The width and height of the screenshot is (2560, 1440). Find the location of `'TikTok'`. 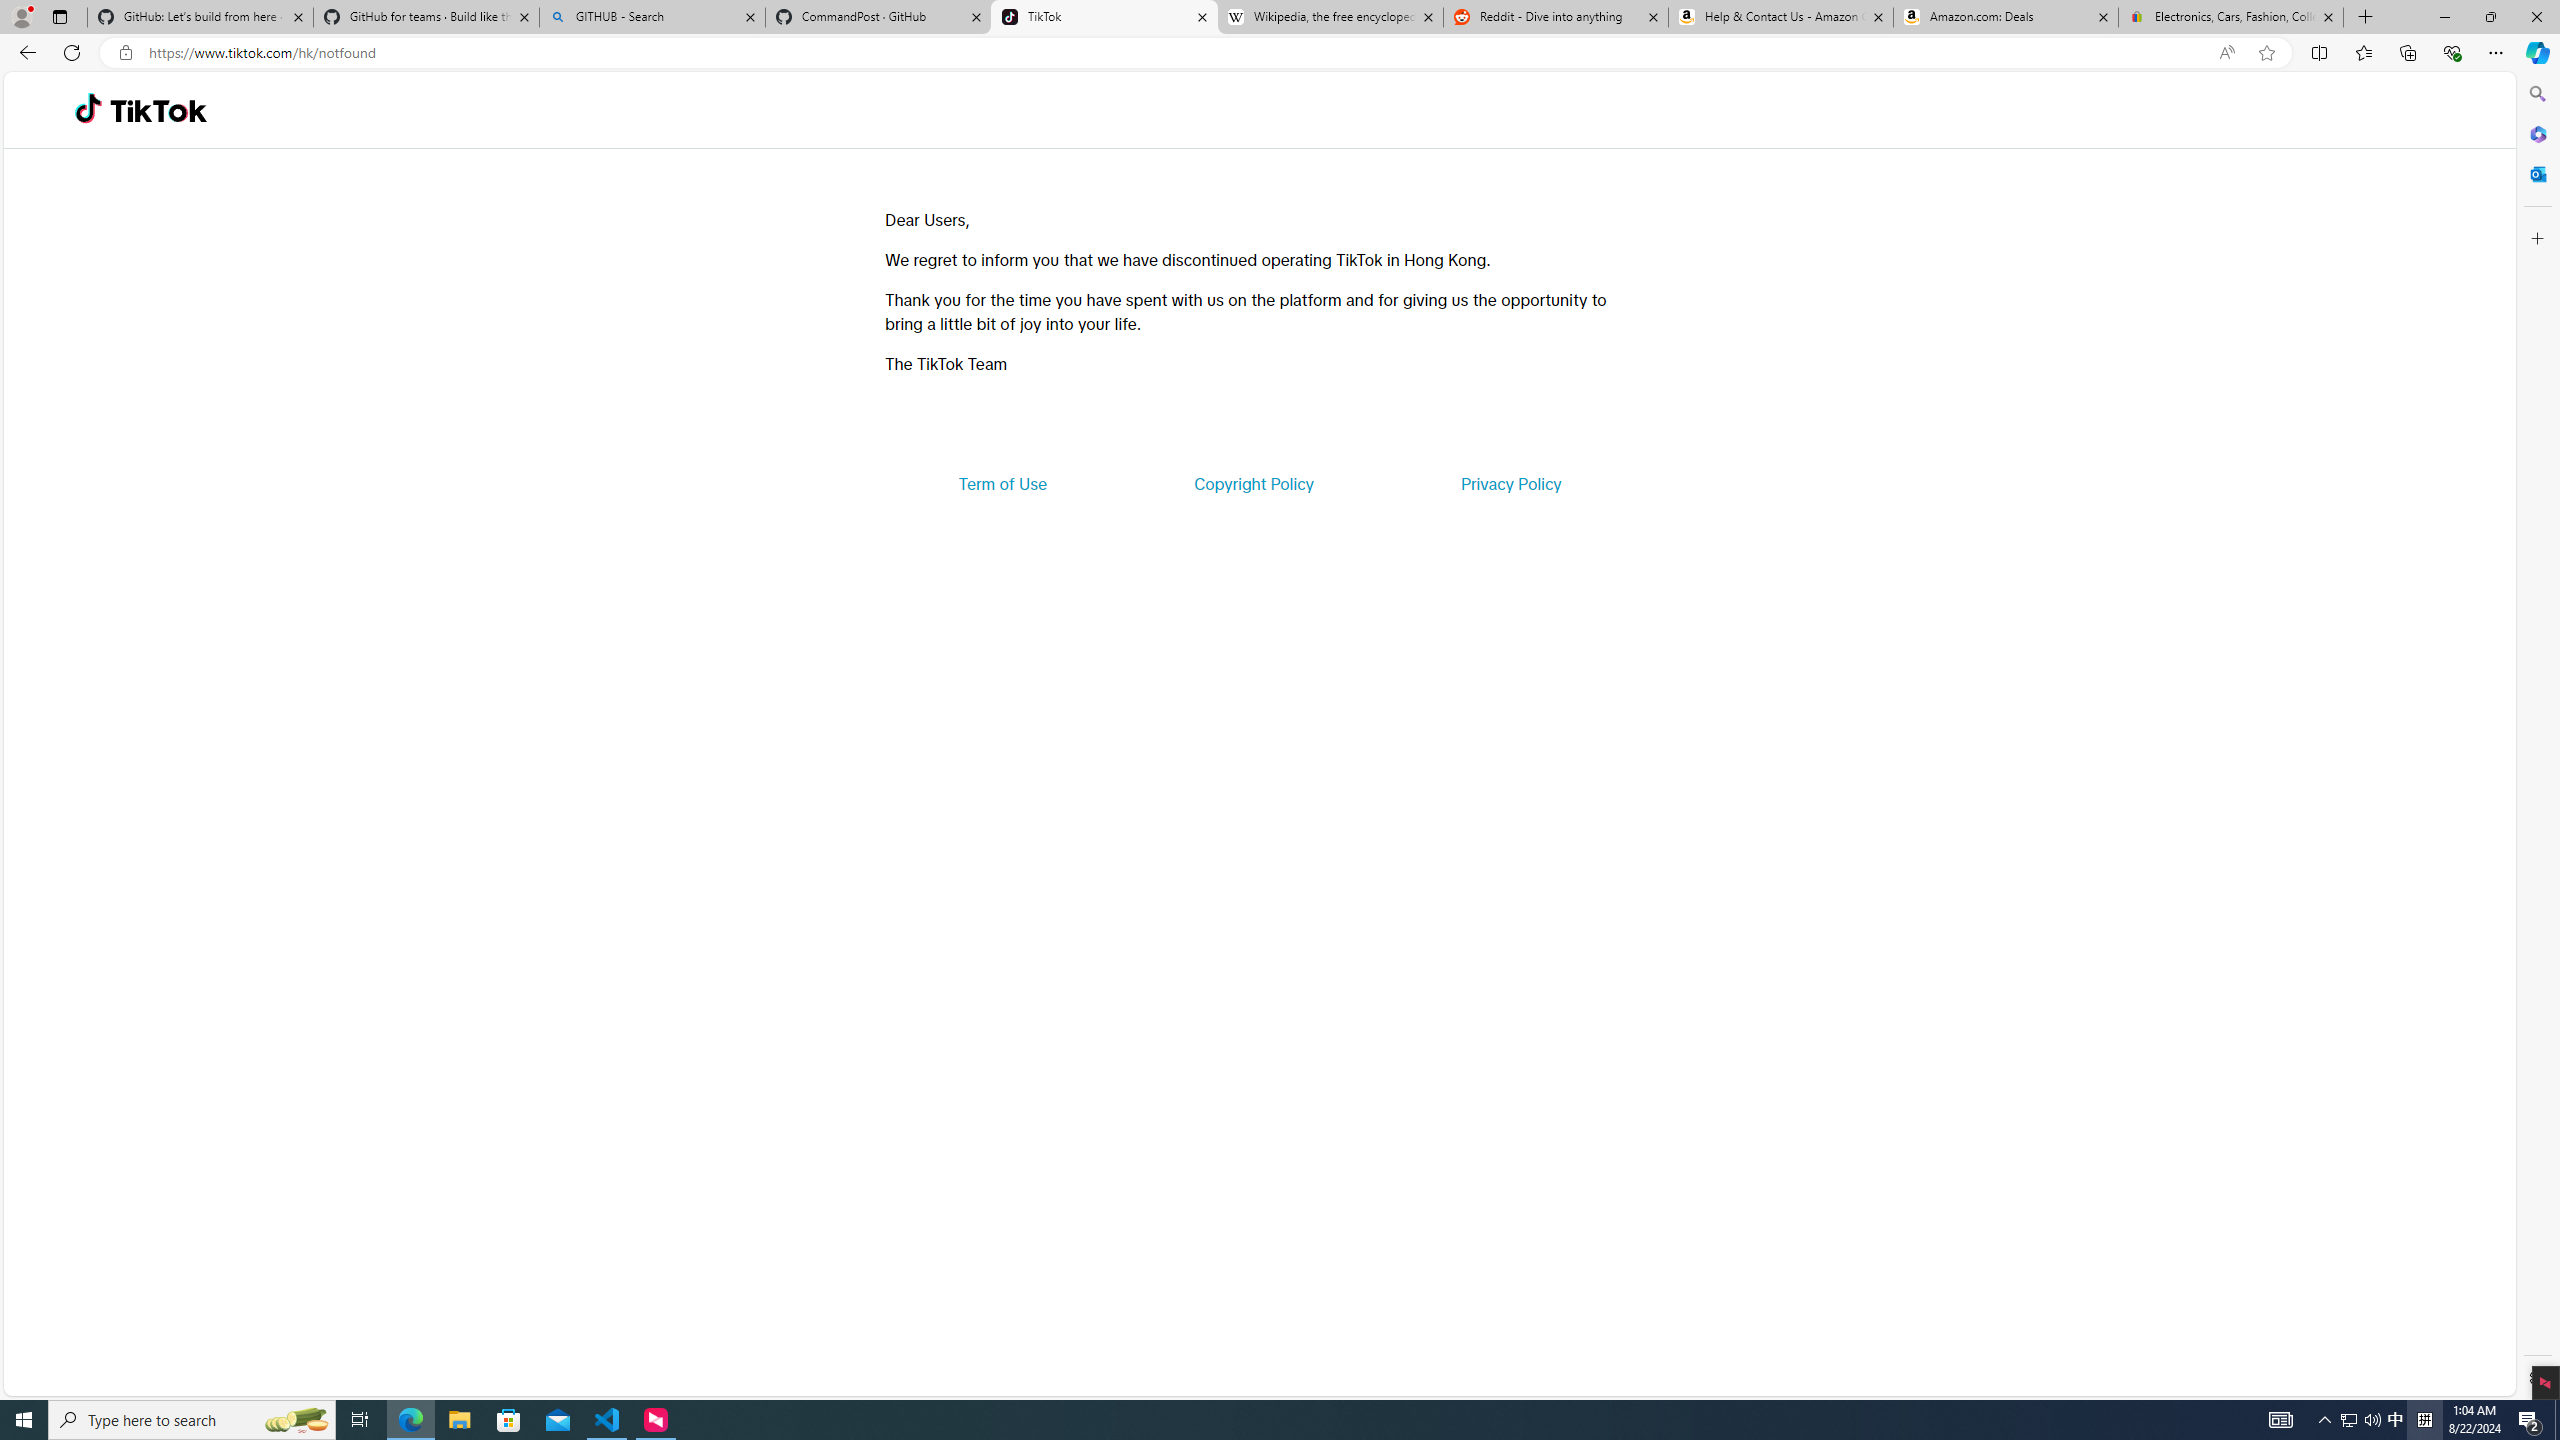

'TikTok' is located at coordinates (158, 110).